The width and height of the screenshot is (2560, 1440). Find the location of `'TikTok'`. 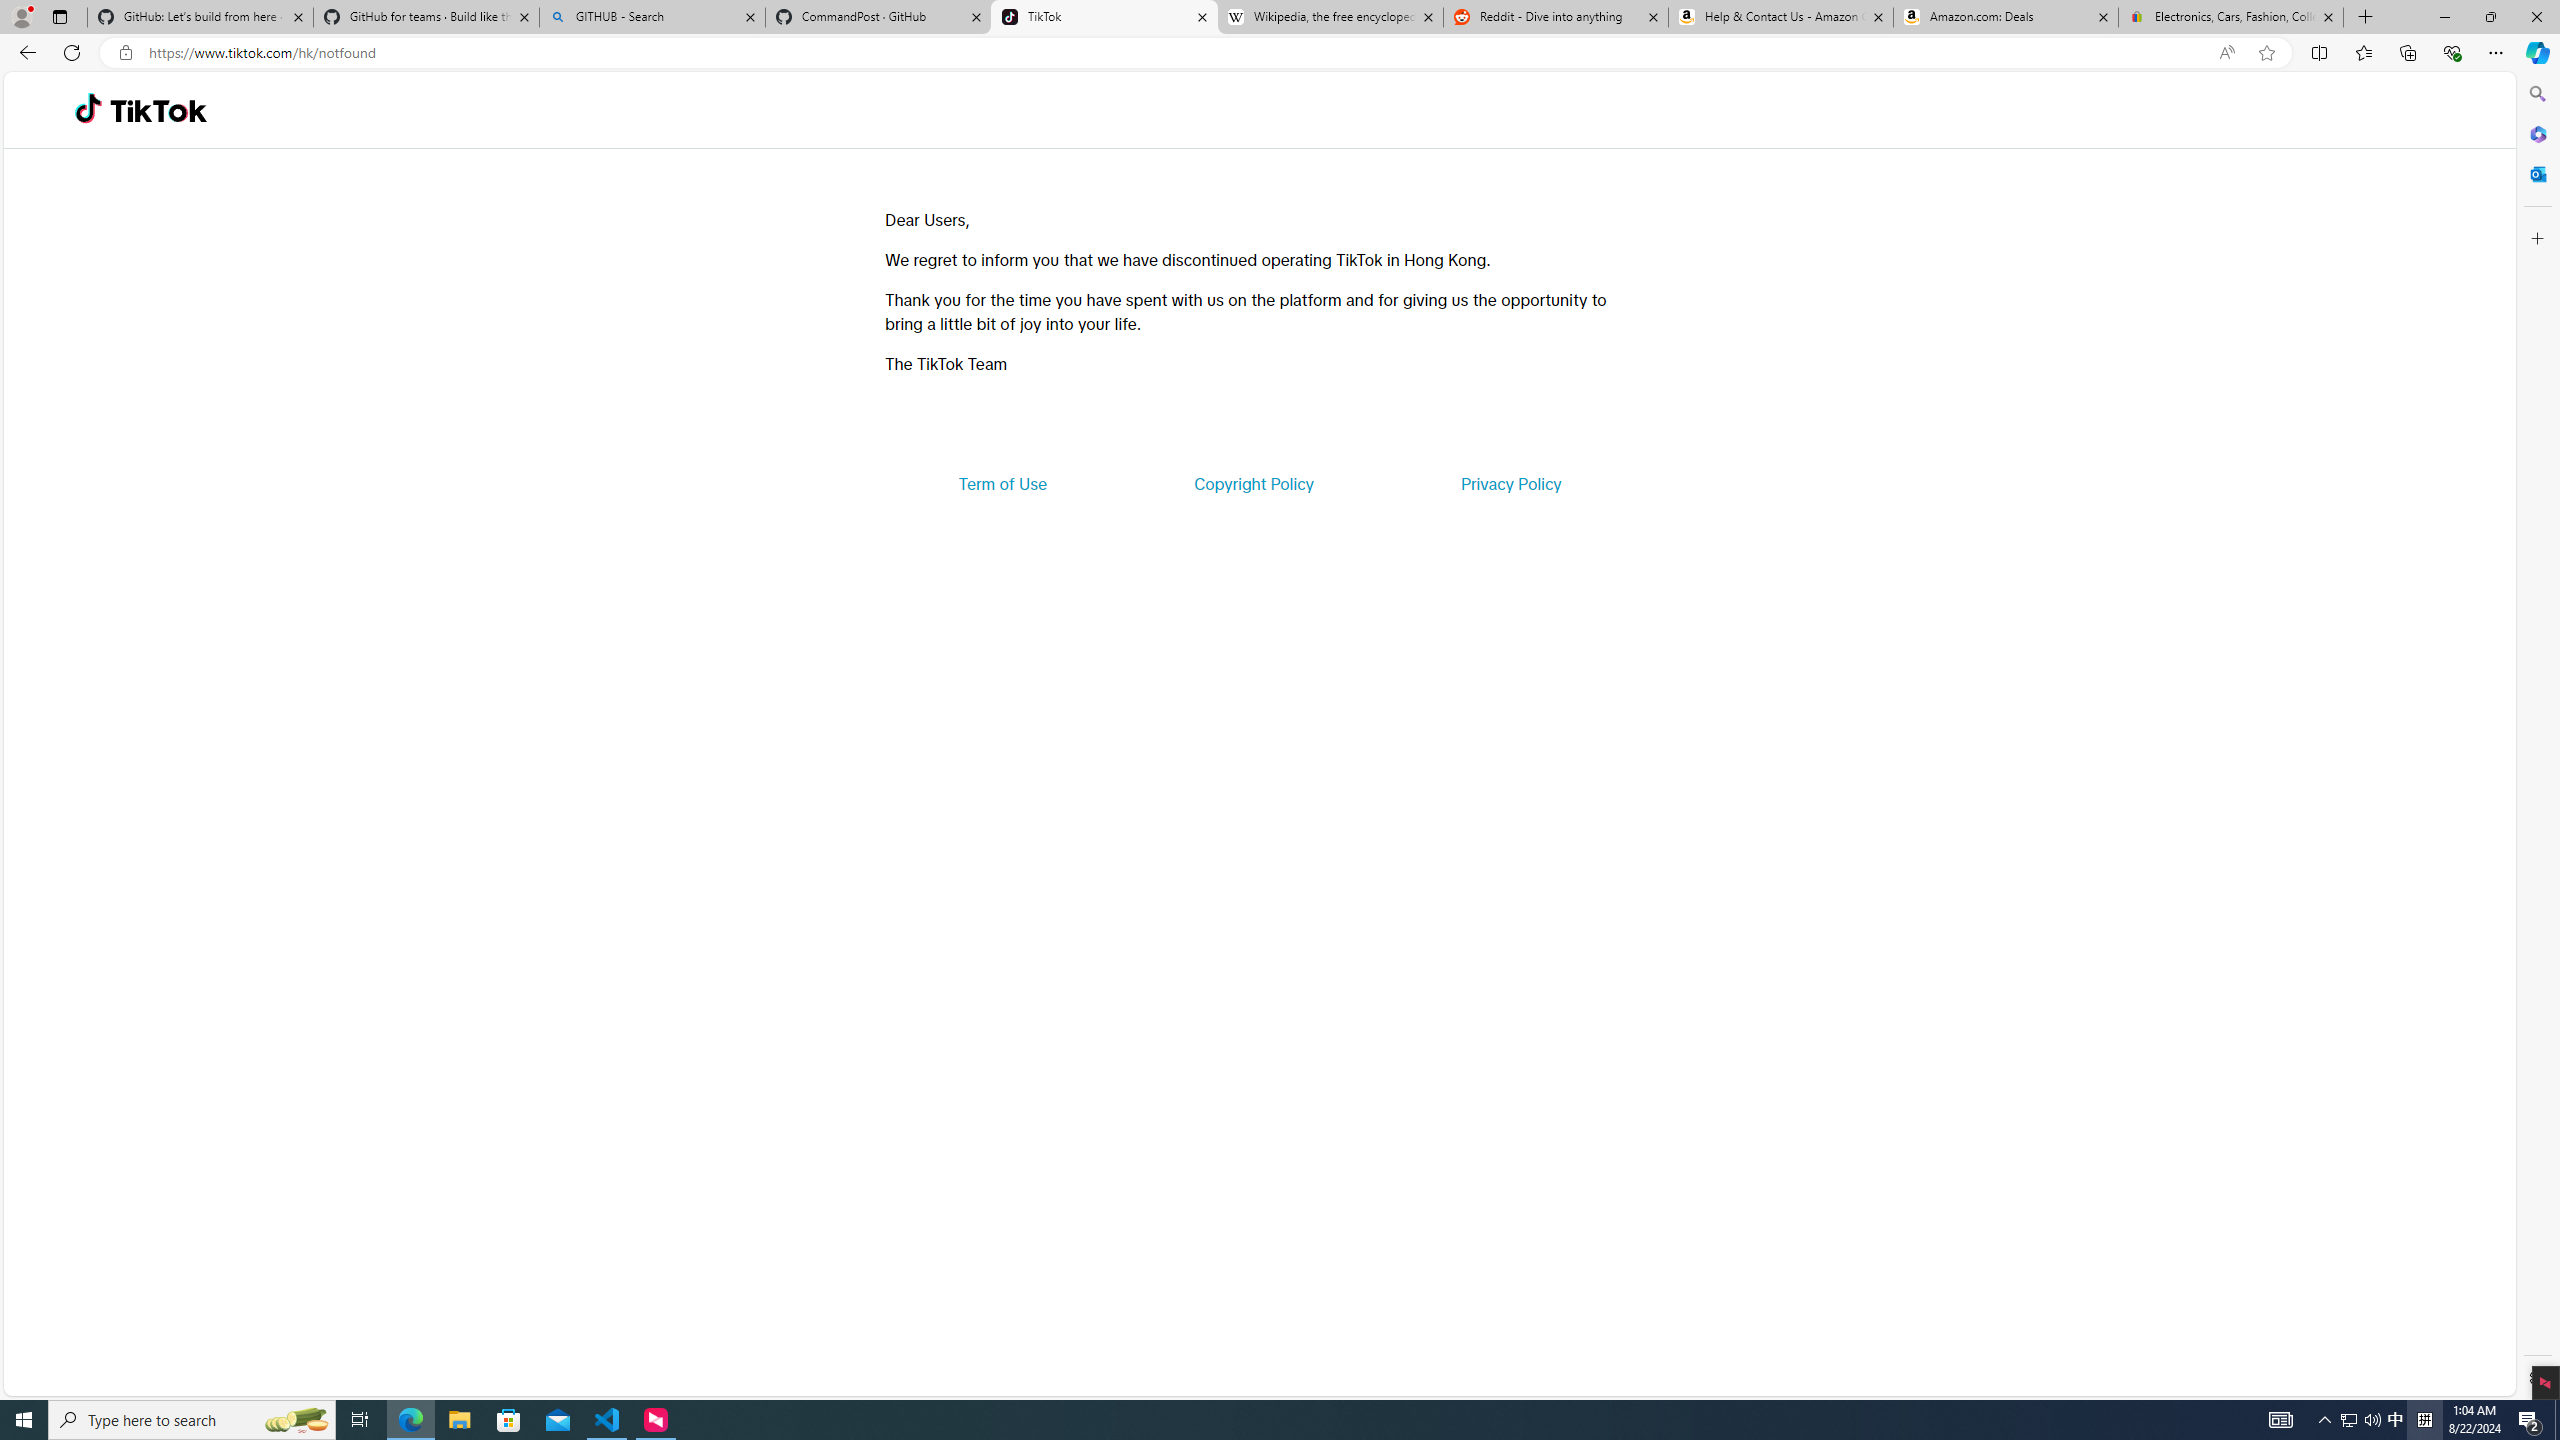

'TikTok' is located at coordinates (158, 110).